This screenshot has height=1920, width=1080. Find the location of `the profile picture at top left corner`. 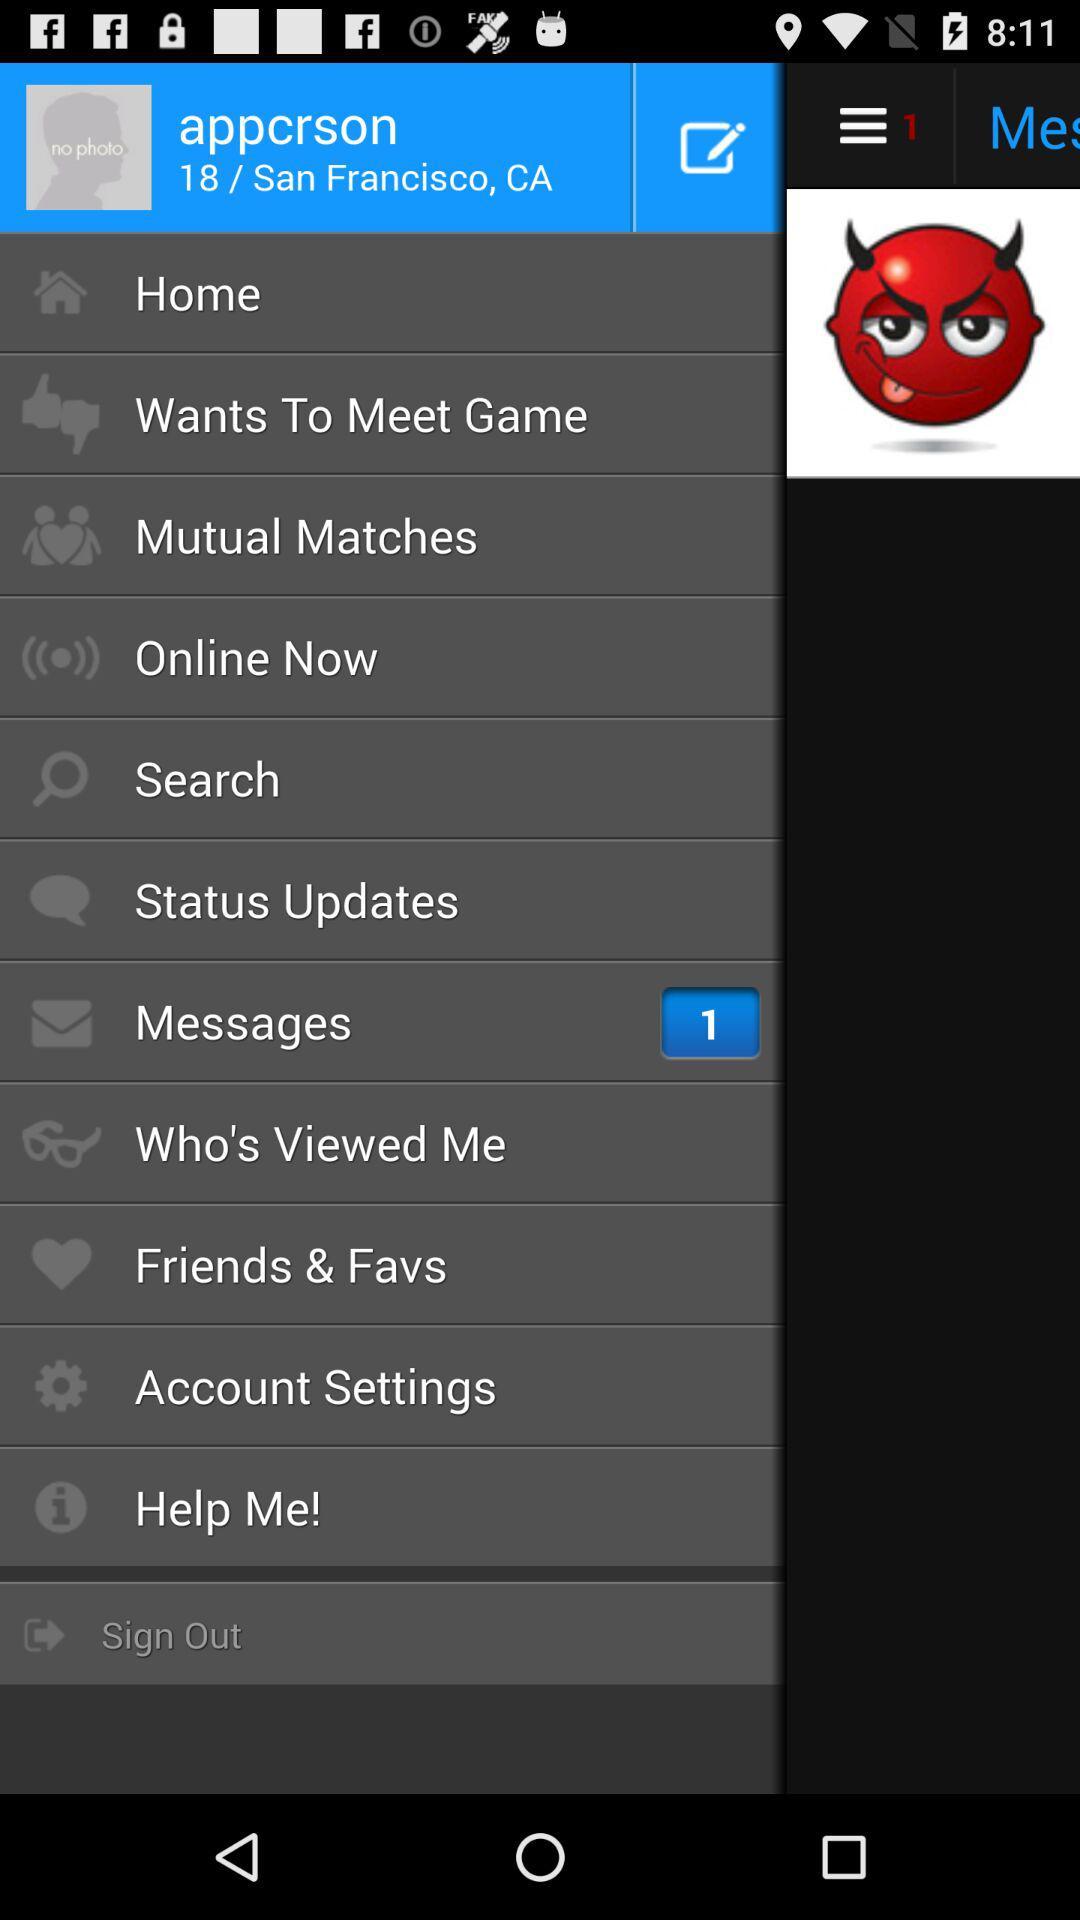

the profile picture at top left corner is located at coordinates (87, 146).